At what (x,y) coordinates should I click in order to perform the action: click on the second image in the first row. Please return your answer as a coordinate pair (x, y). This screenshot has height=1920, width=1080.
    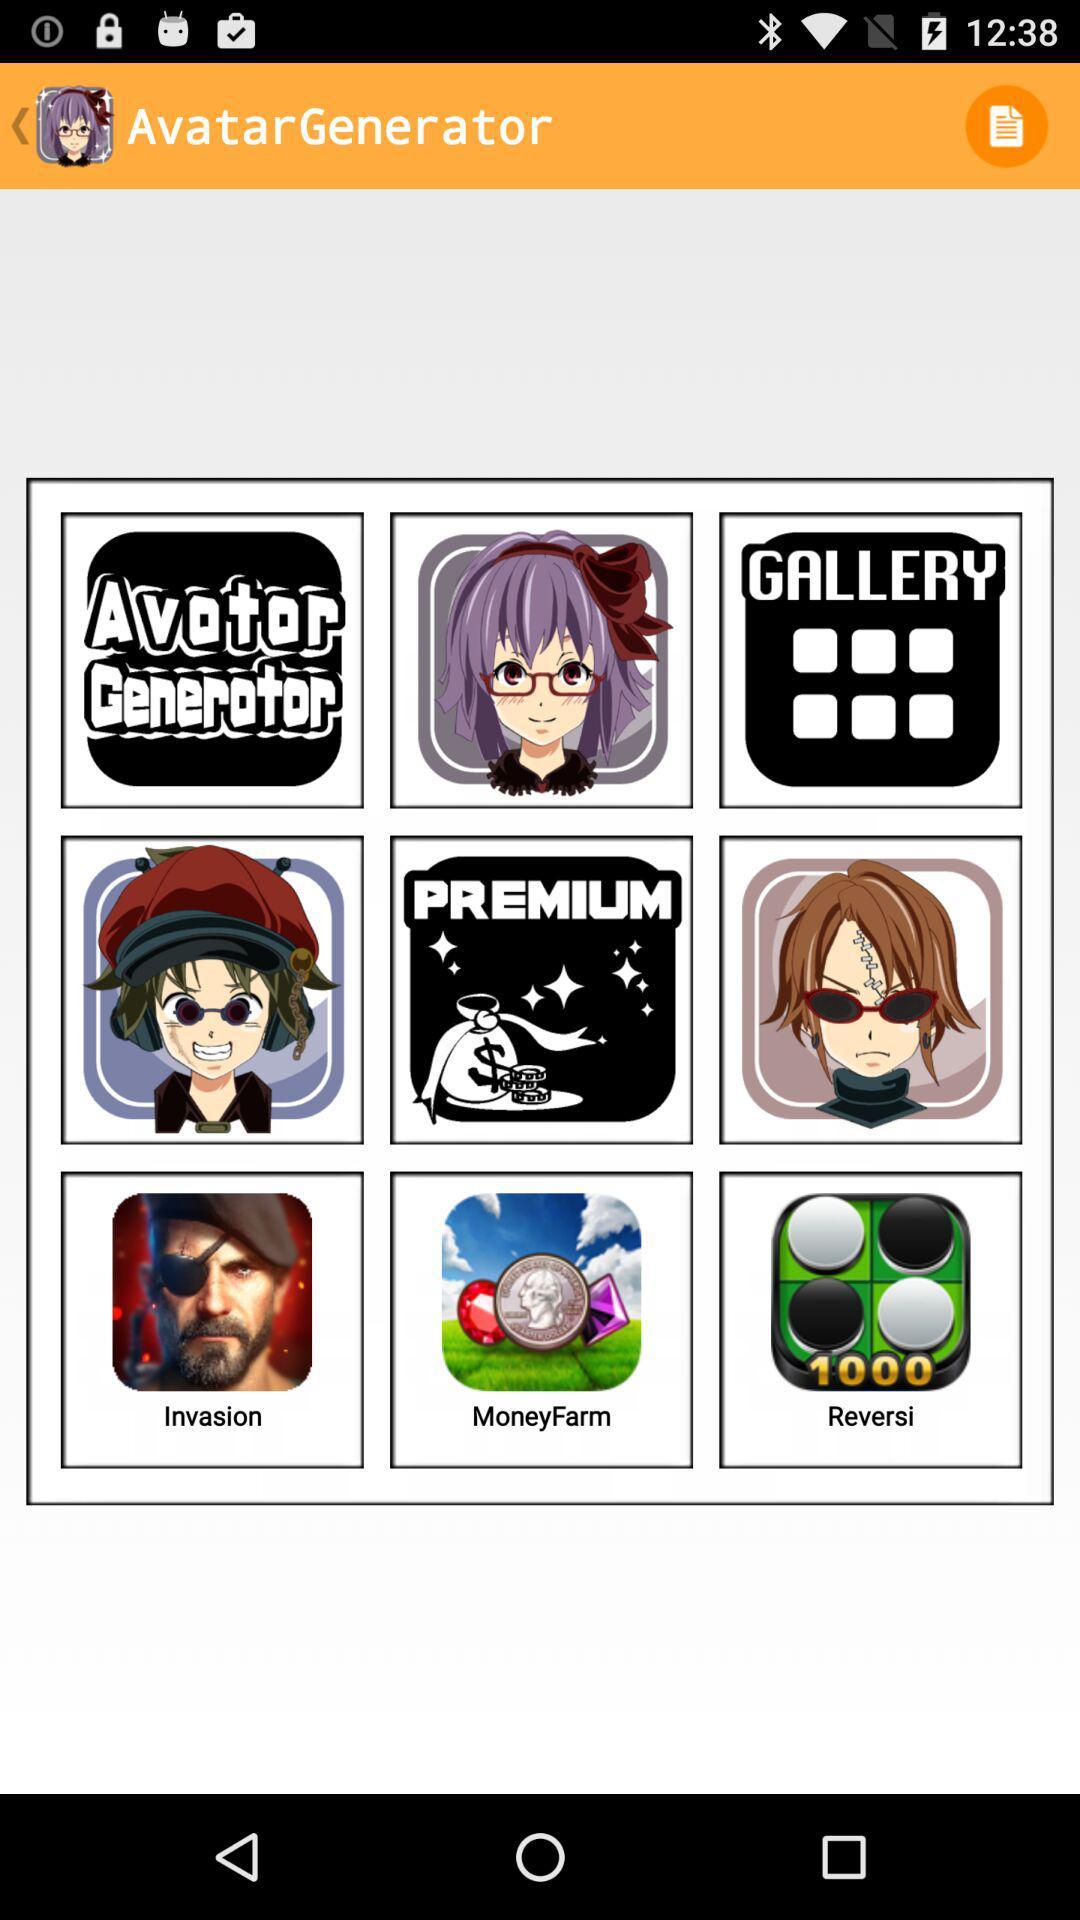
    Looking at the image, I should click on (541, 660).